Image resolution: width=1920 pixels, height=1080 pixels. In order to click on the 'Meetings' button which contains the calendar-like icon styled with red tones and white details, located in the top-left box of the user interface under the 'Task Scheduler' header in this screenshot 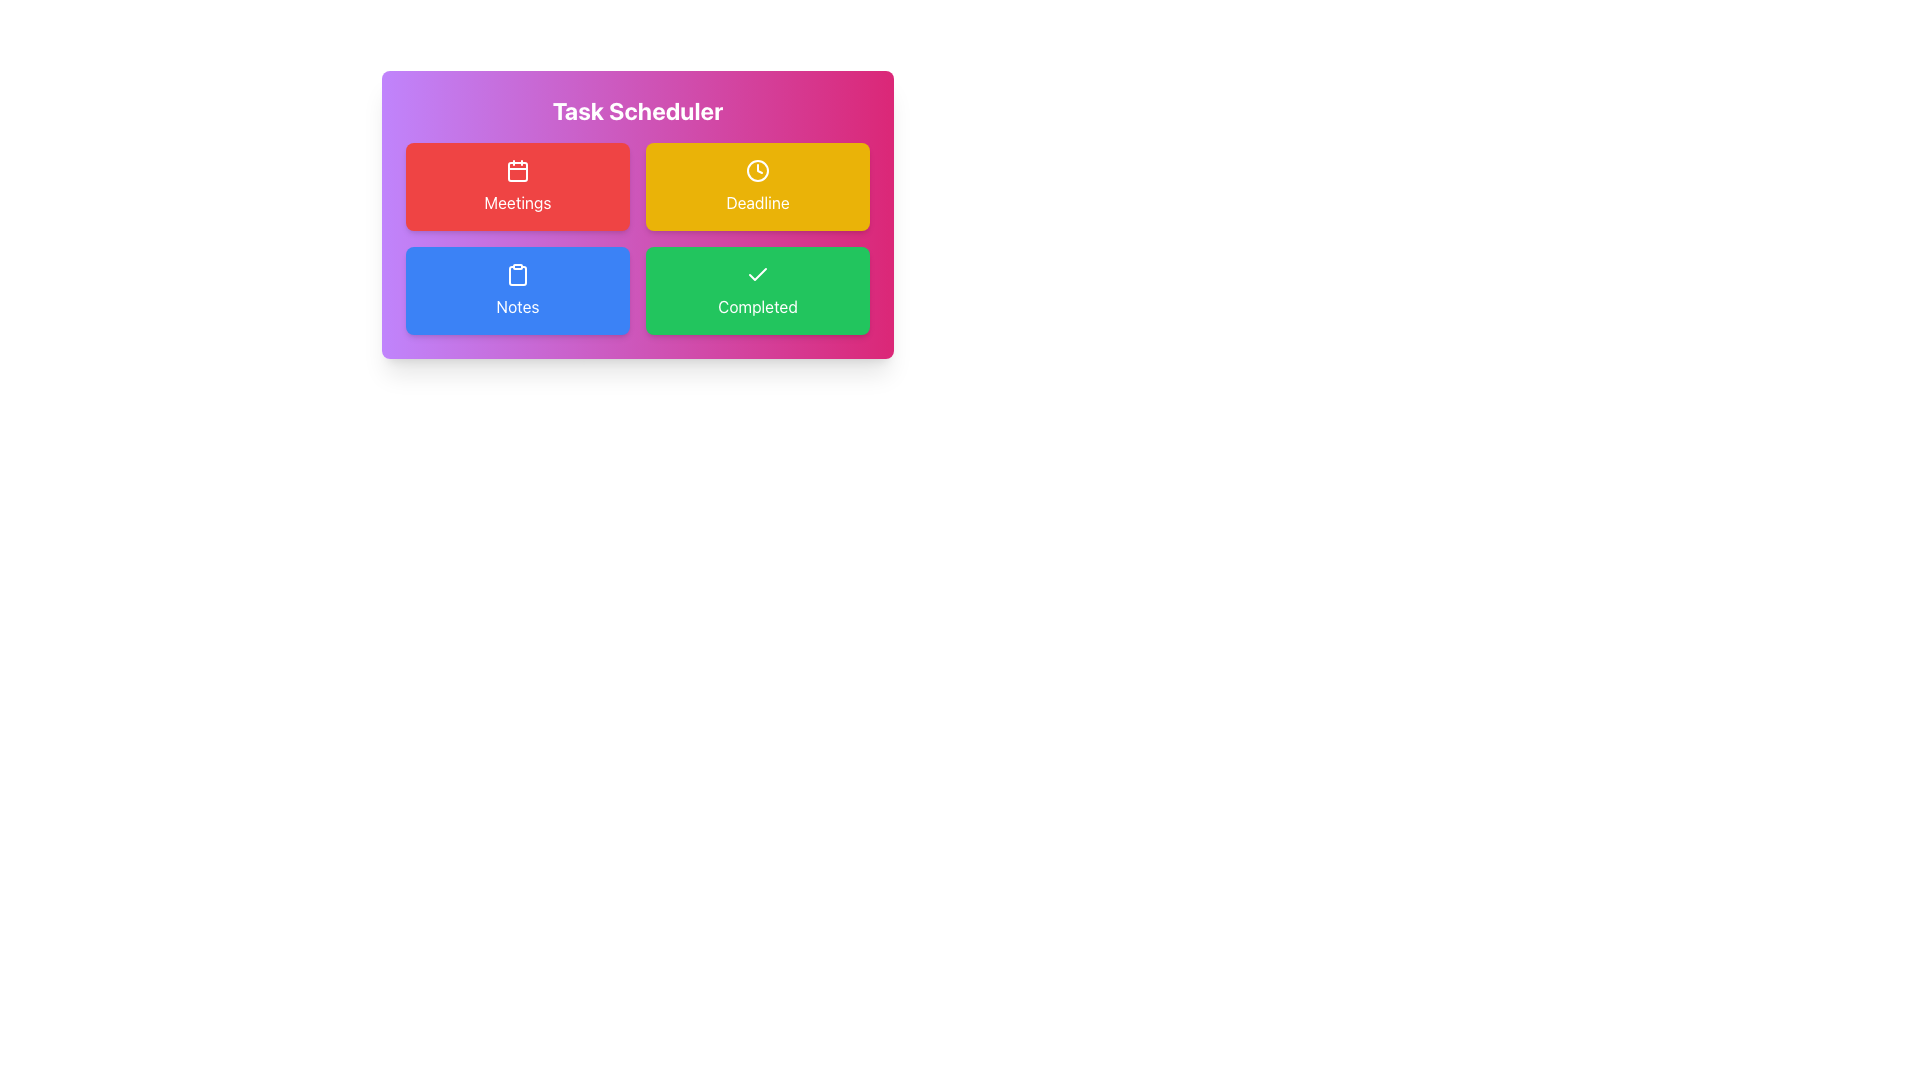, I will do `click(518, 169)`.